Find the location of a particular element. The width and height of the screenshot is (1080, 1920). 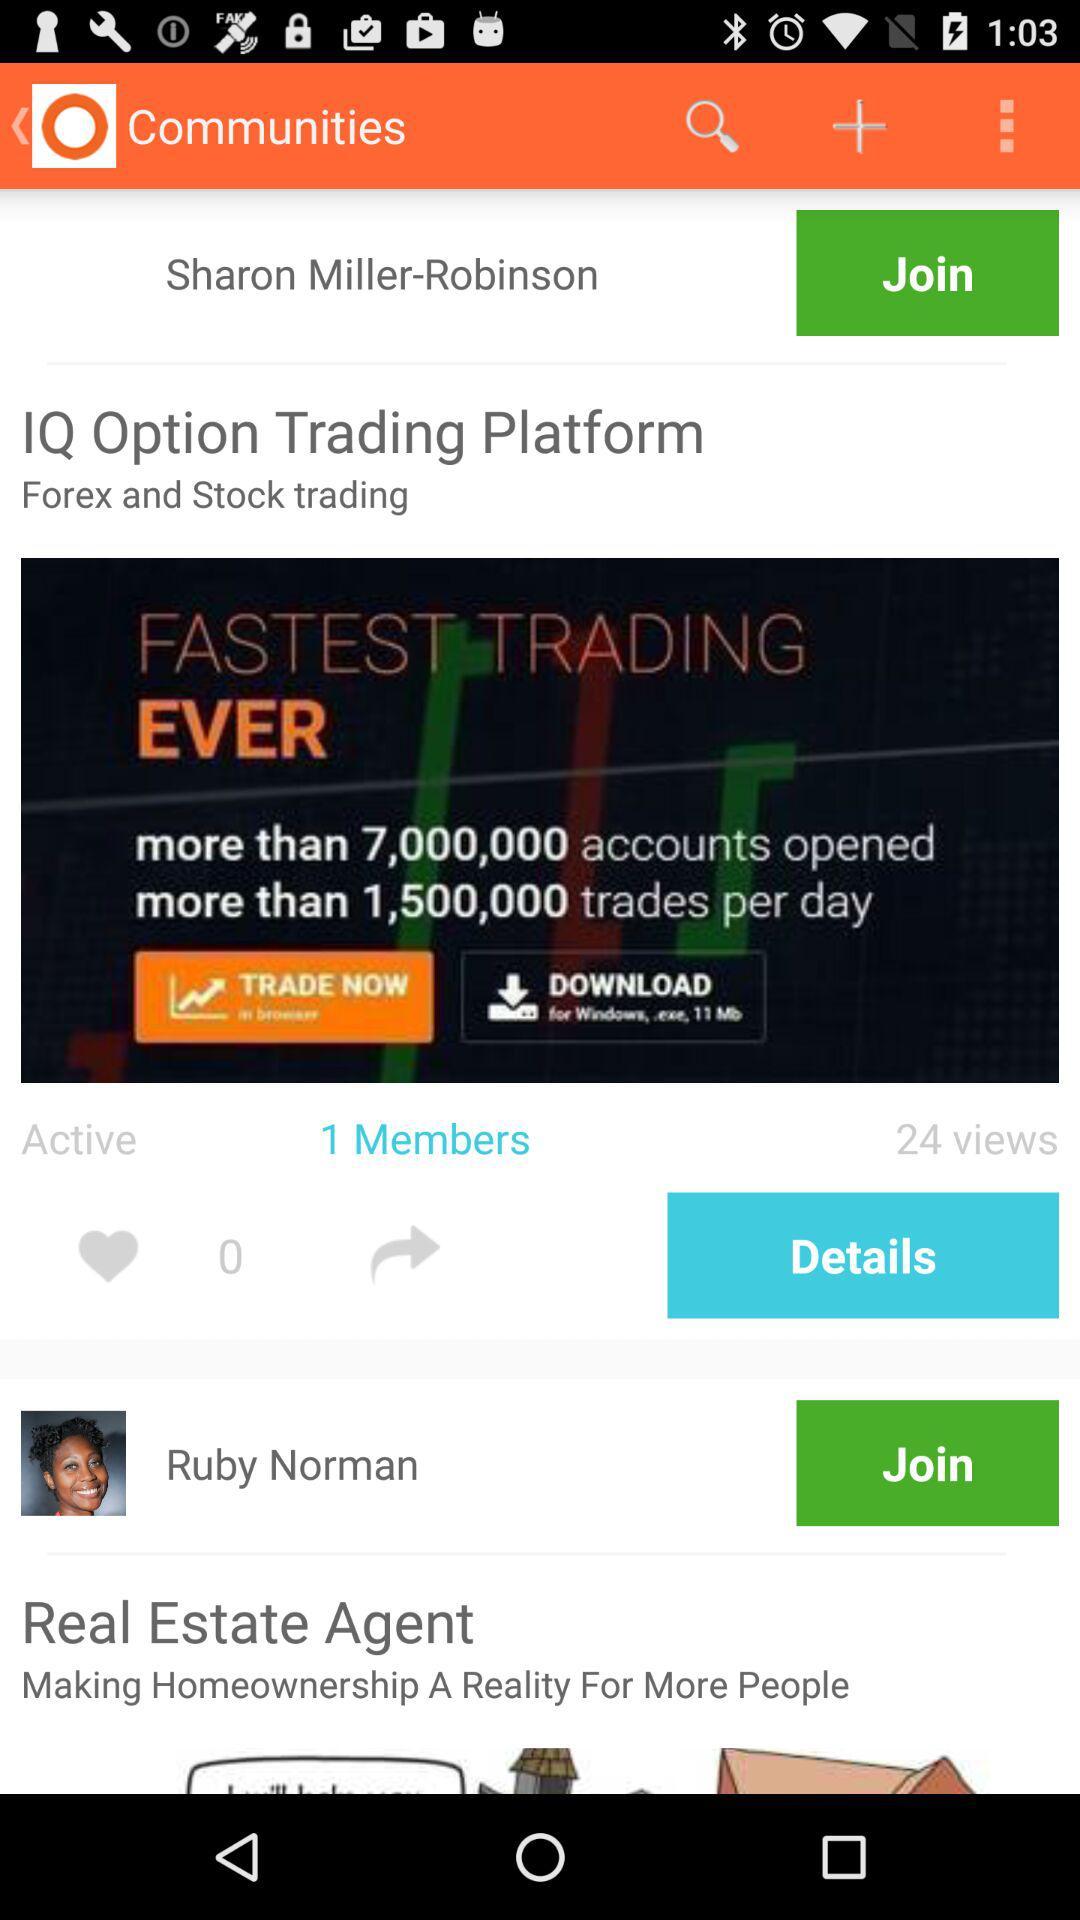

app to the left of the 1 members icon is located at coordinates (169, 1137).